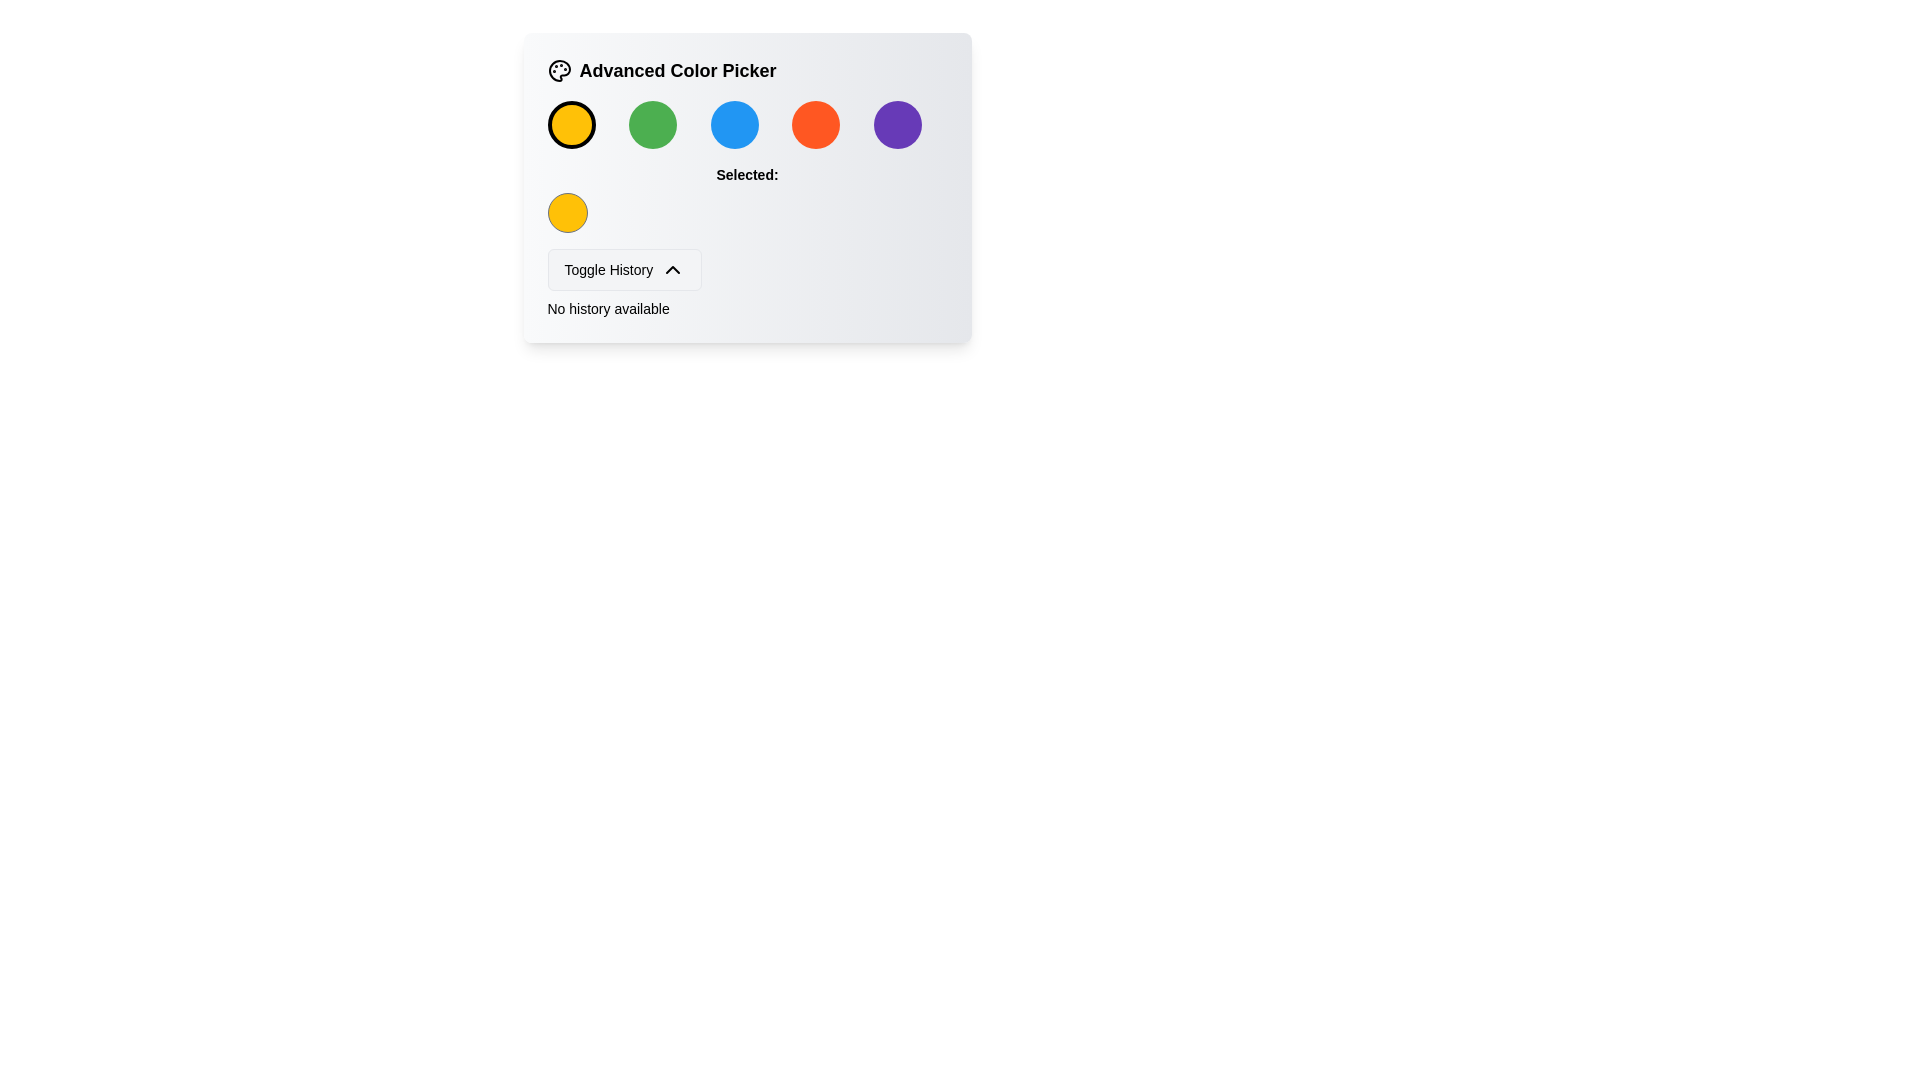  I want to click on the visual indicator for the 'Toggle History' button to receive feedback, so click(673, 270).